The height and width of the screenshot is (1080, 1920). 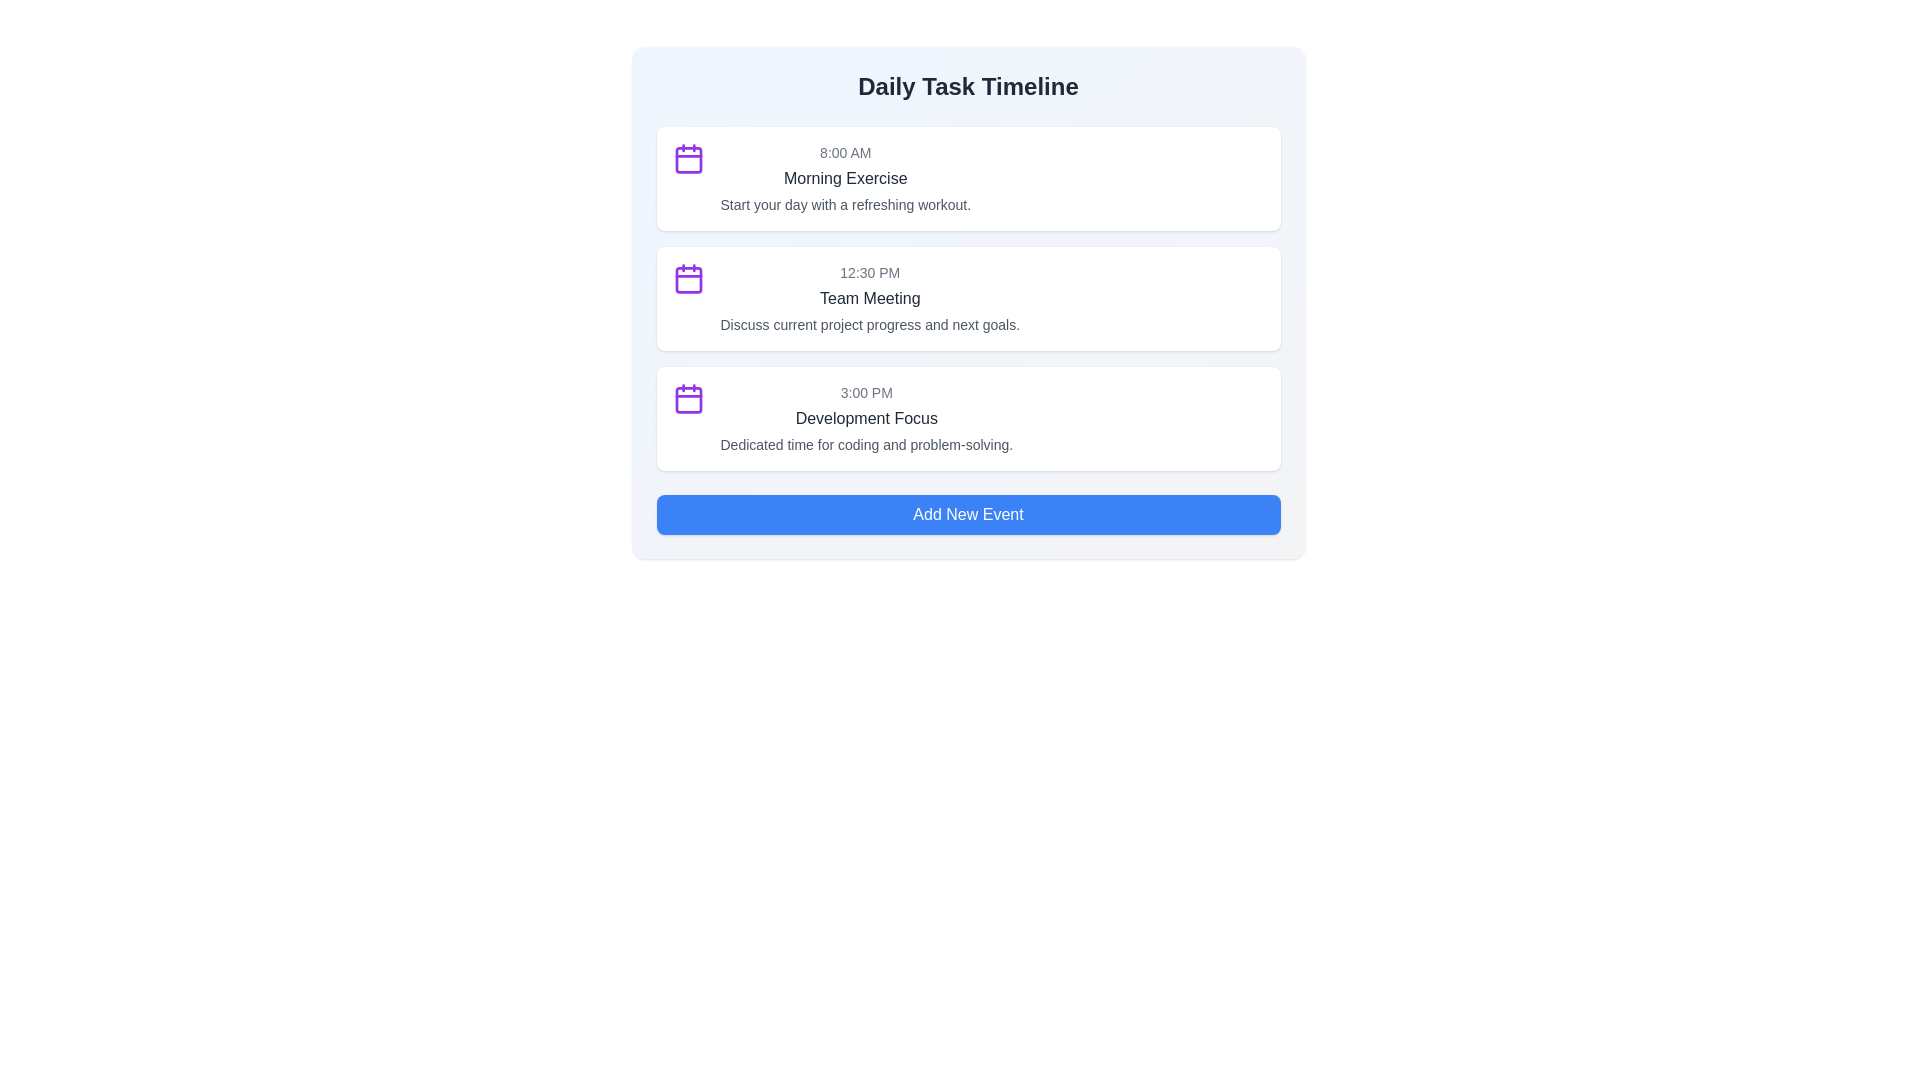 What do you see at coordinates (688, 280) in the screenshot?
I see `the purple rectangular icon with rounded corners, which is part of the calendar icon at the start of the second task in the timeline list` at bounding box center [688, 280].